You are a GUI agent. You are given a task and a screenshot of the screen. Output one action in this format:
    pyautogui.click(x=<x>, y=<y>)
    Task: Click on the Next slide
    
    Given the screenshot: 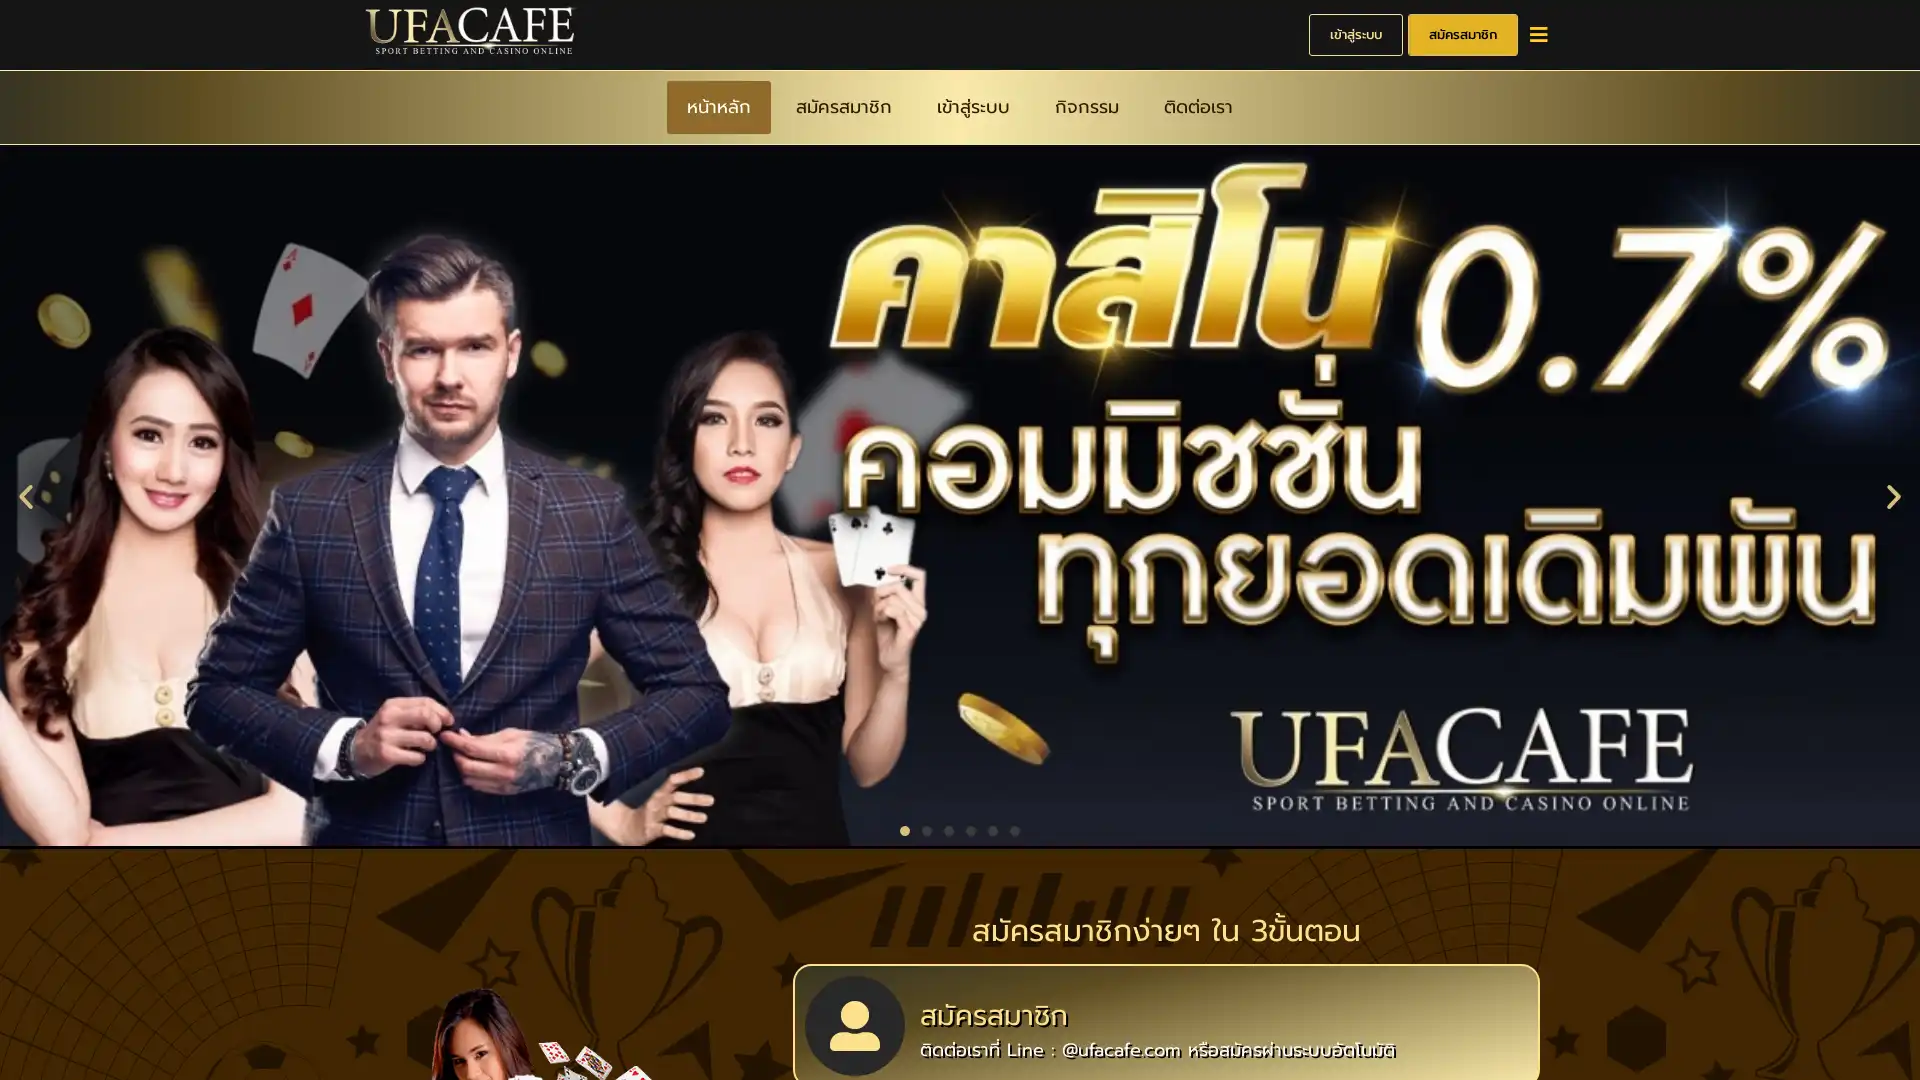 What is the action you would take?
    pyautogui.click(x=1893, y=493)
    